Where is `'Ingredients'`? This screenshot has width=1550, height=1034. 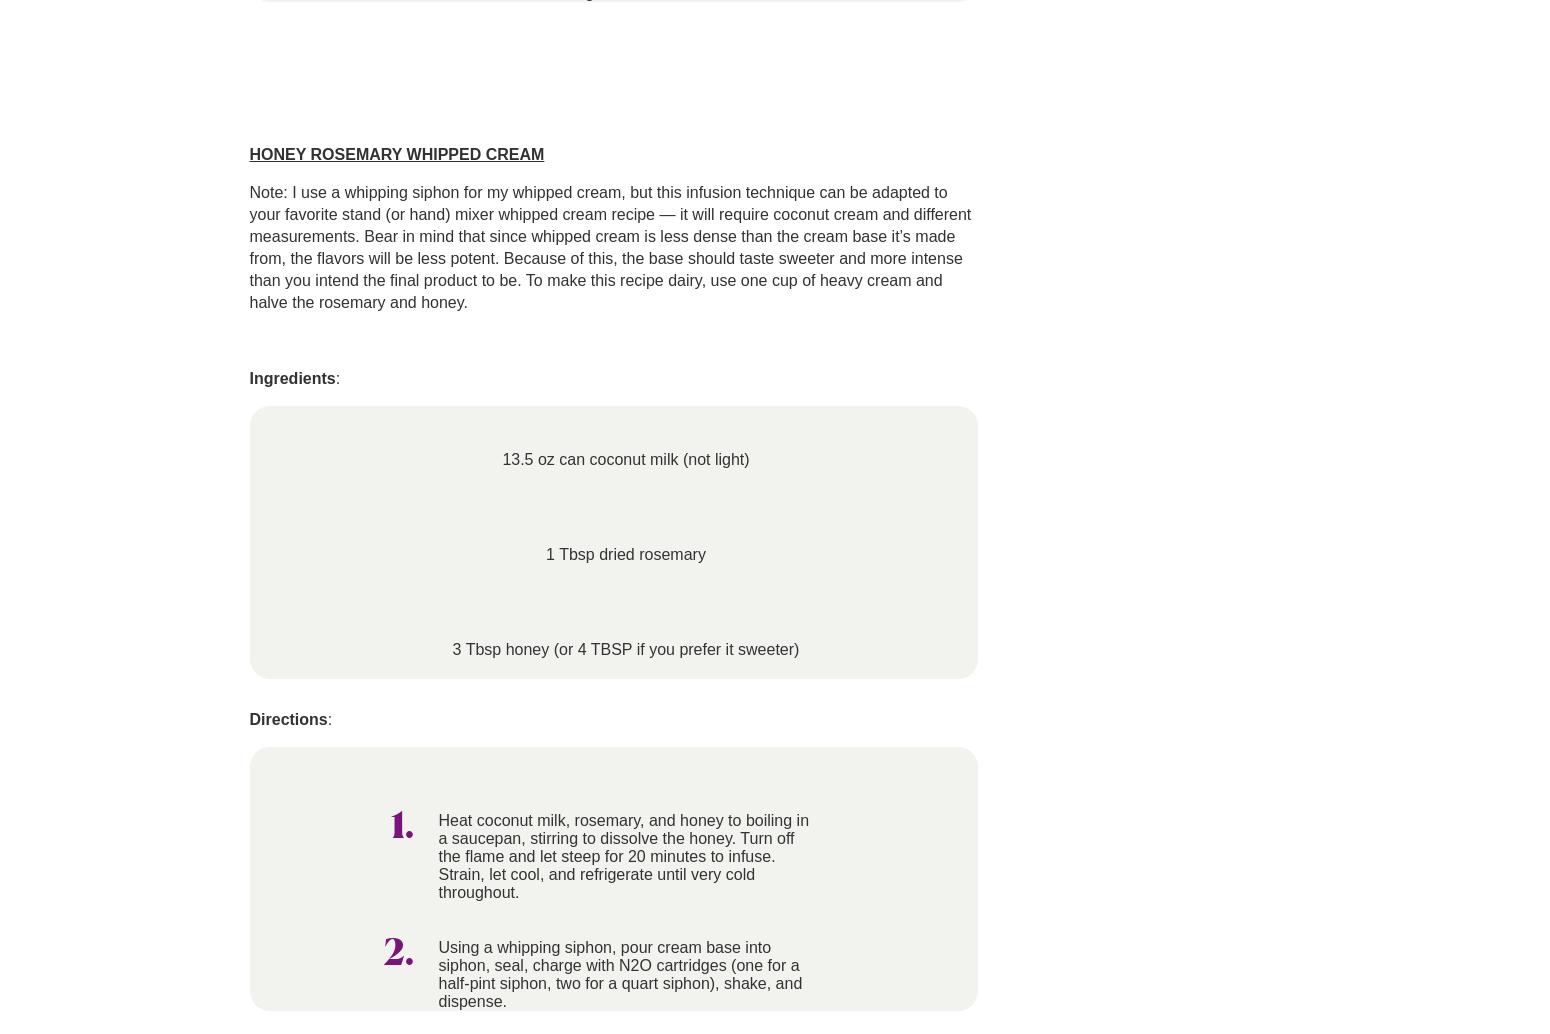 'Ingredients' is located at coordinates (248, 377).